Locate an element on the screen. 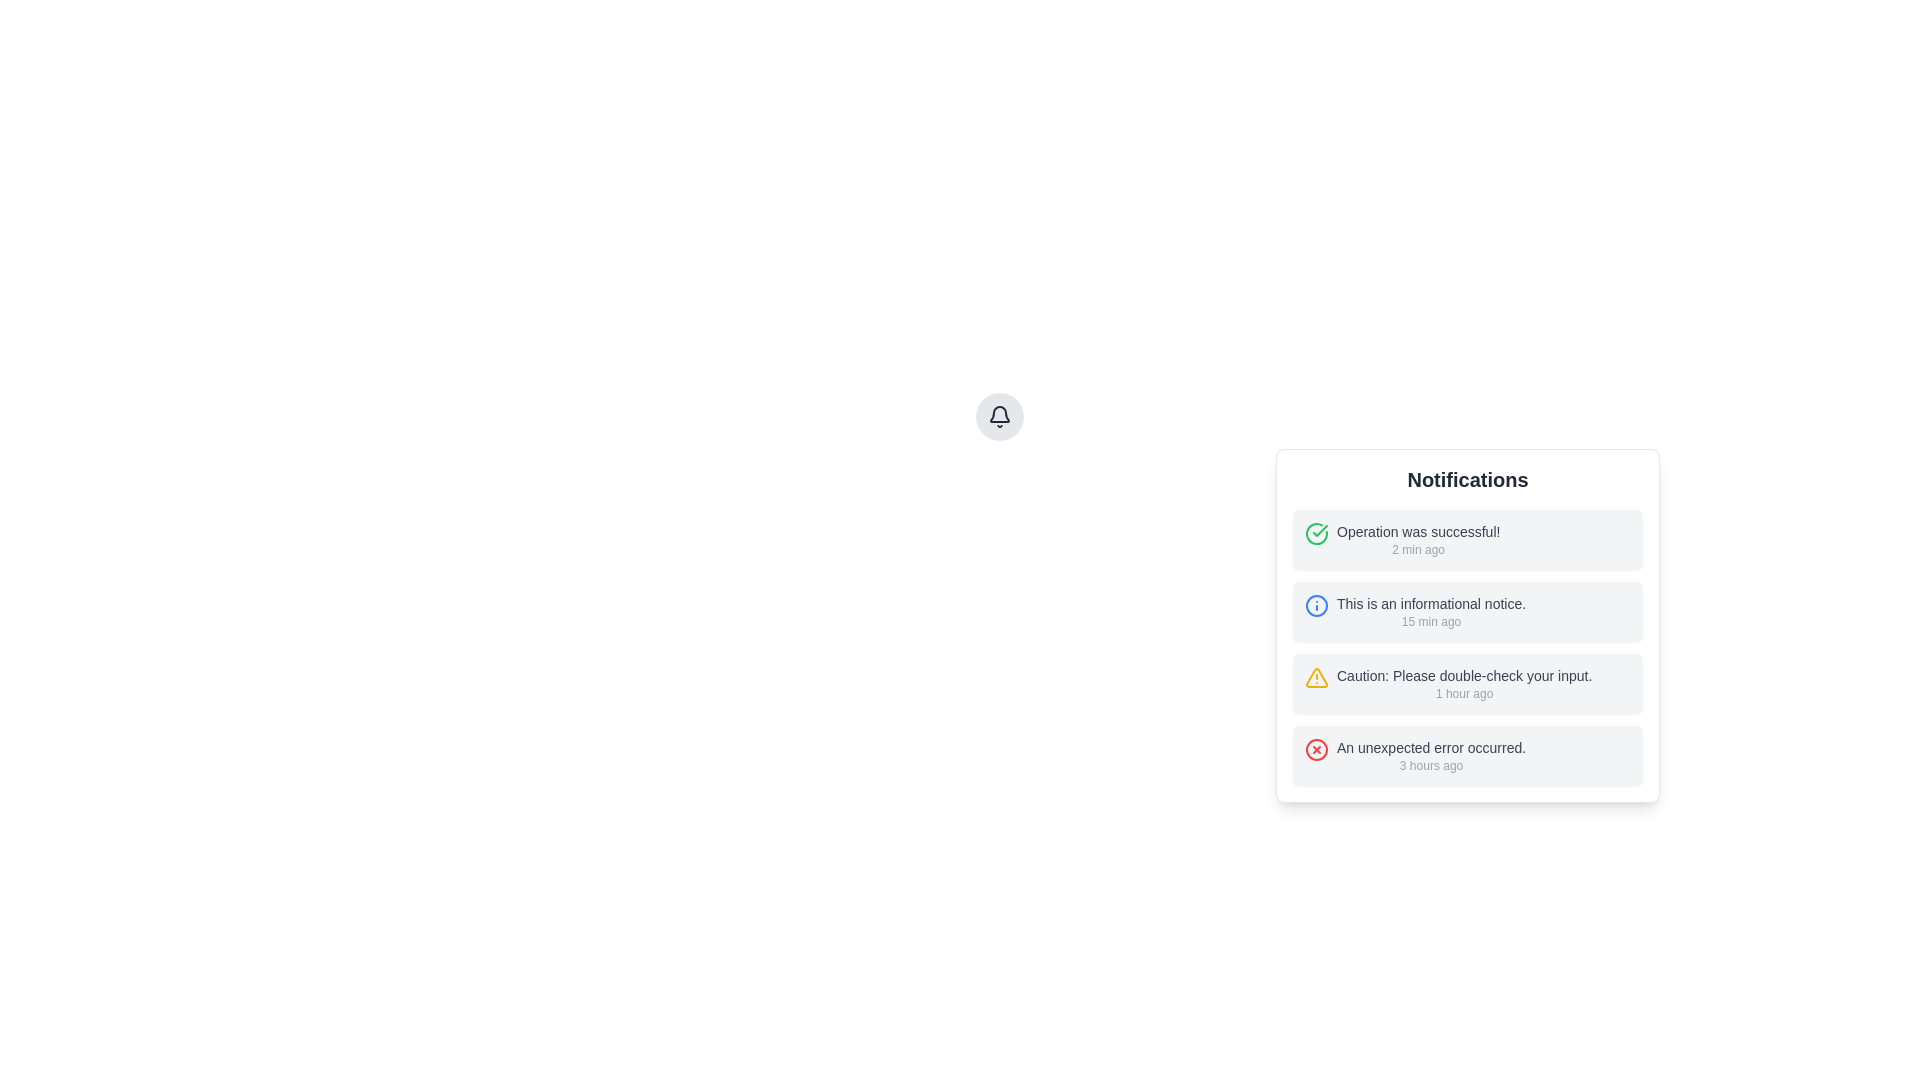  information from the second notification entry styled with a rounded shape and light gray background, which contains an information icon on the left and two lines of text: a main notification message and a timestamp is located at coordinates (1468, 611).